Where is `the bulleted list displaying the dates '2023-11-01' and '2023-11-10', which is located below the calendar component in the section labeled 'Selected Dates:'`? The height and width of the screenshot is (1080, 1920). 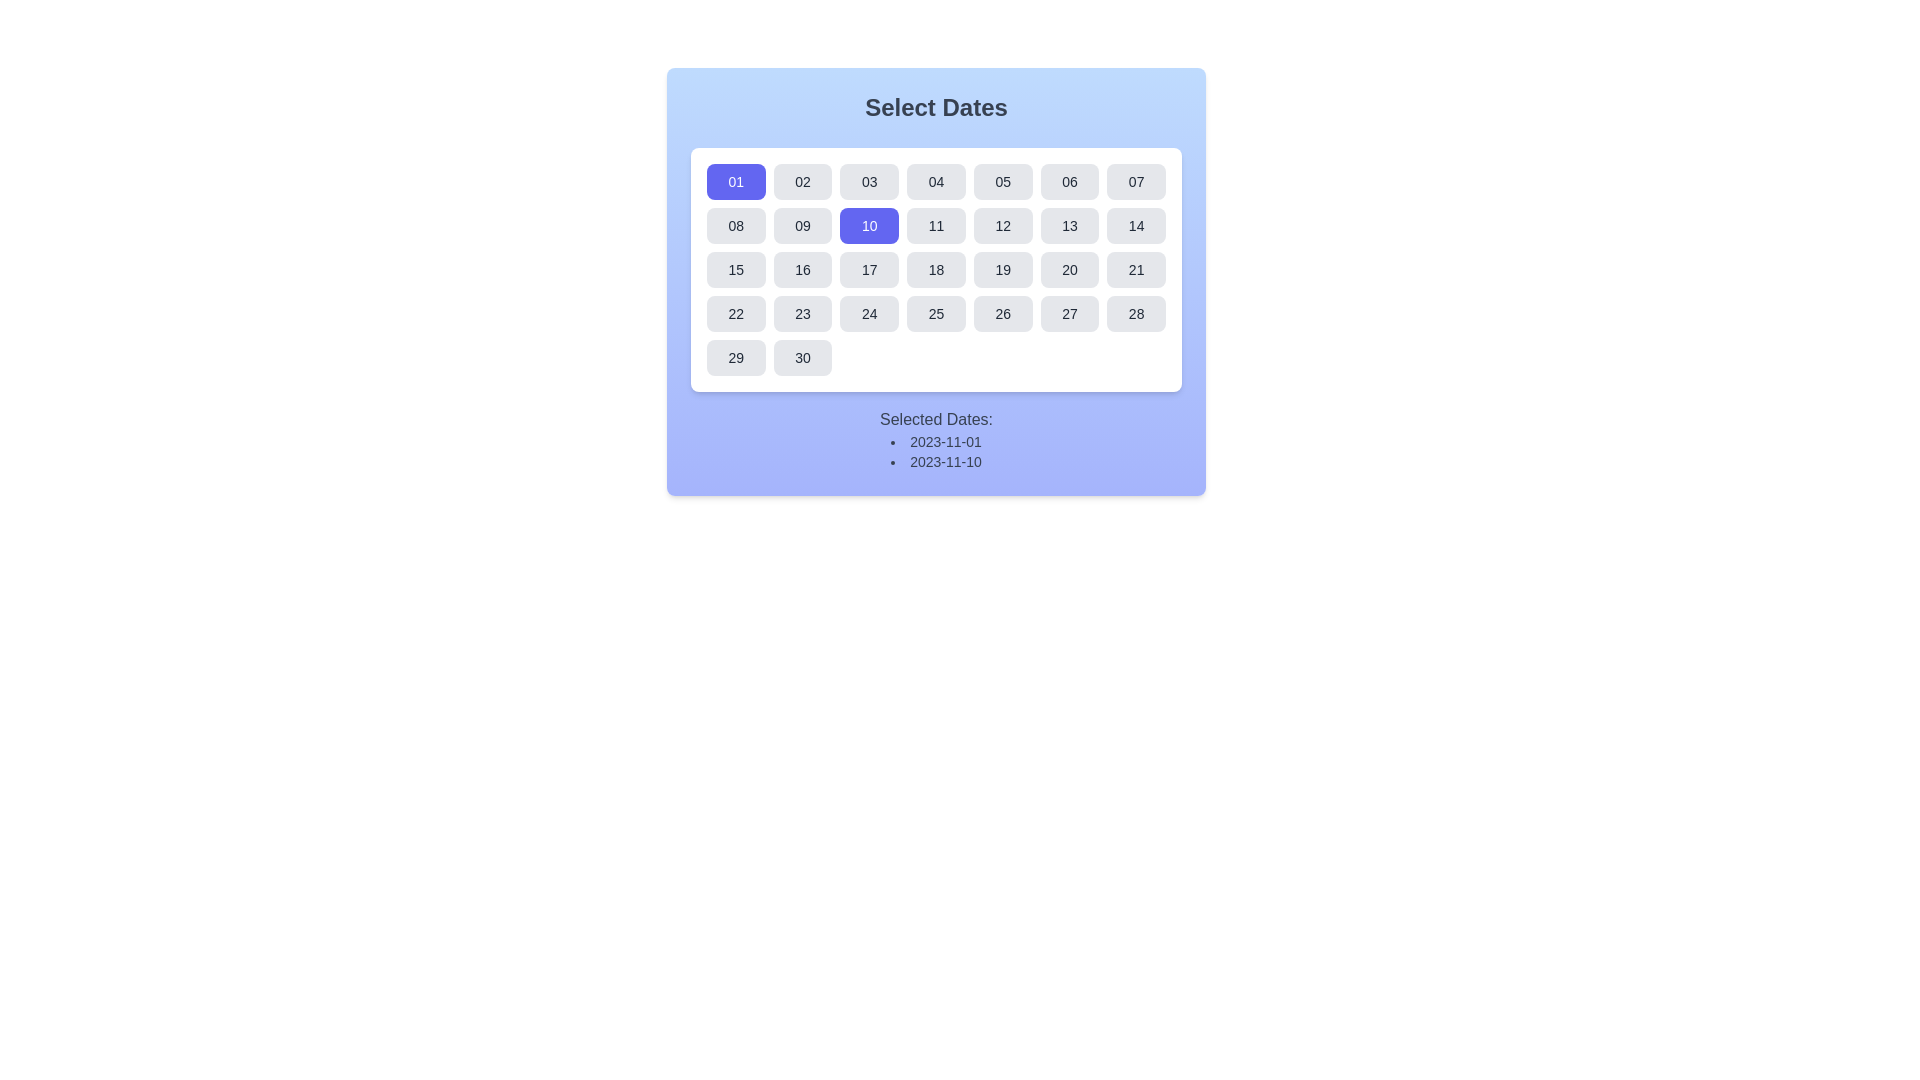
the bulleted list displaying the dates '2023-11-01' and '2023-11-10', which is located below the calendar component in the section labeled 'Selected Dates:' is located at coordinates (935, 451).